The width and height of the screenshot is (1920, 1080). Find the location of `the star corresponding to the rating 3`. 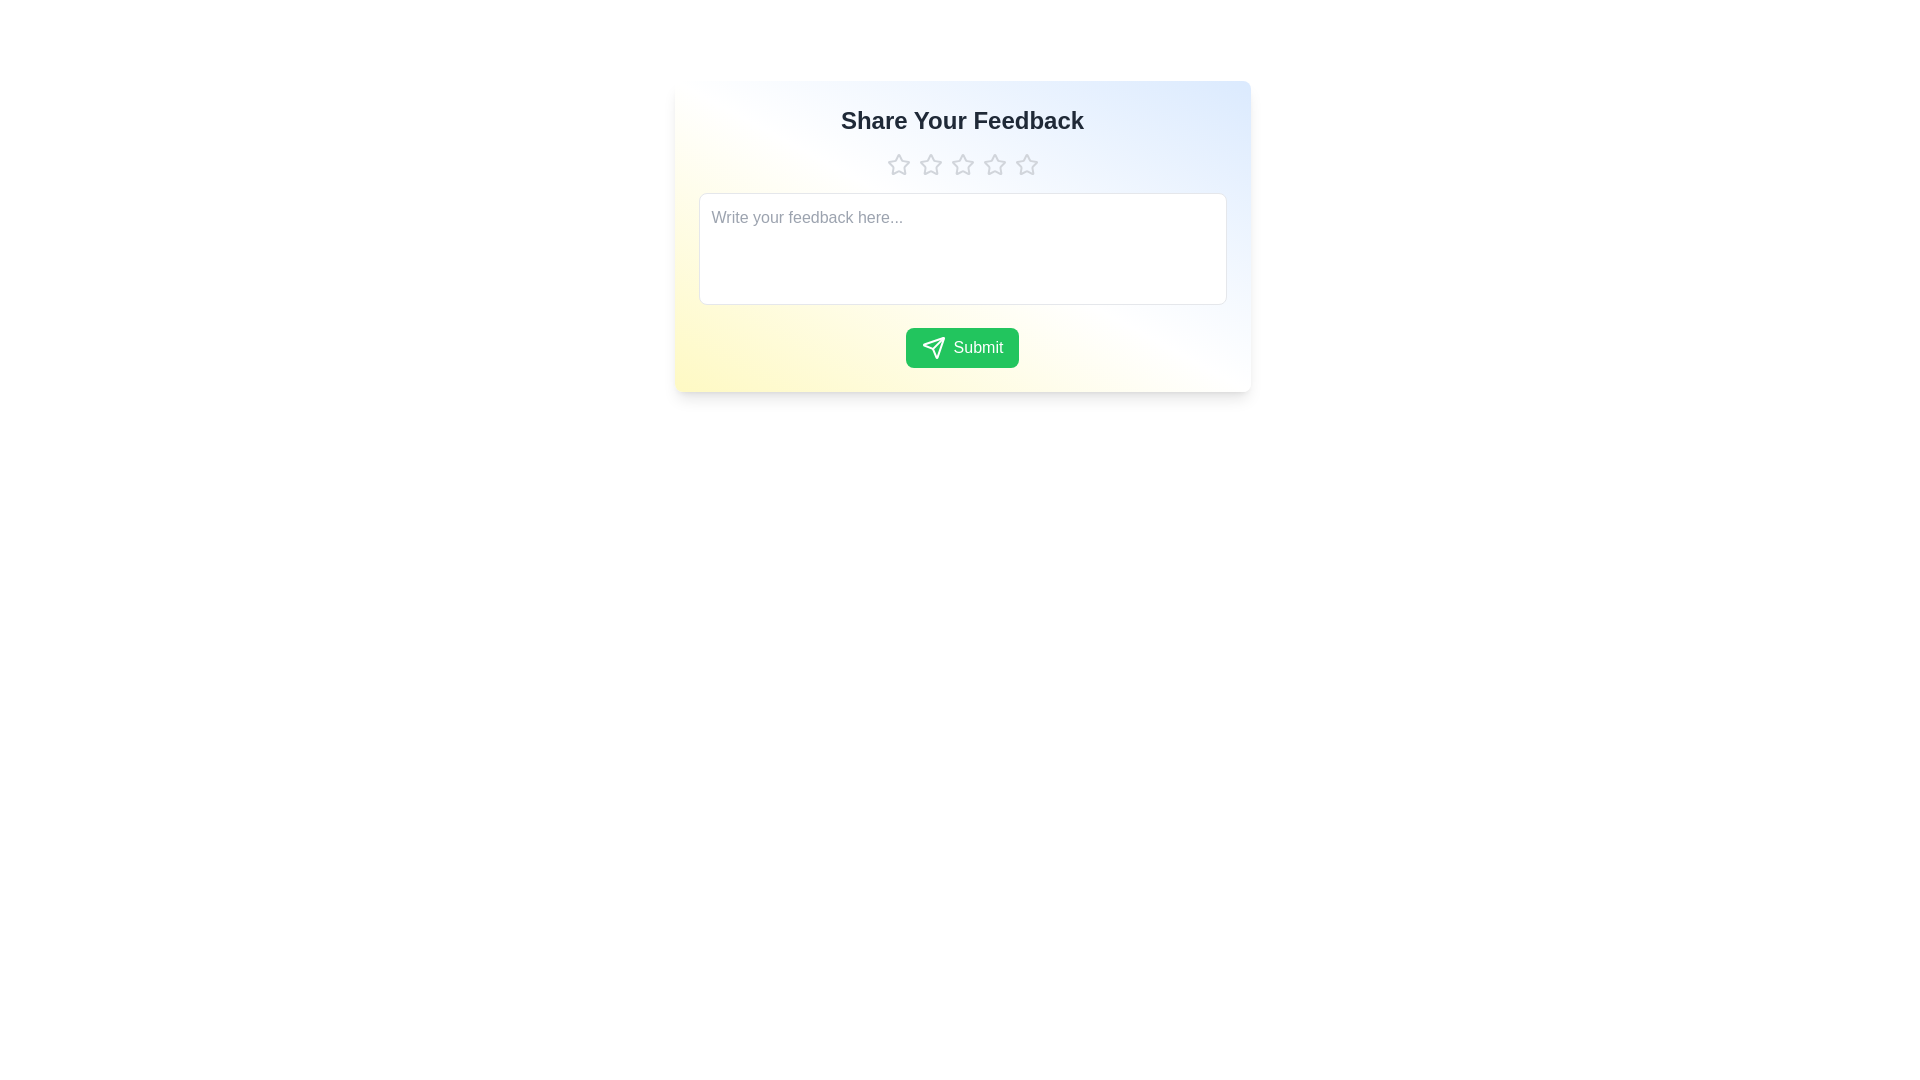

the star corresponding to the rating 3 is located at coordinates (962, 164).